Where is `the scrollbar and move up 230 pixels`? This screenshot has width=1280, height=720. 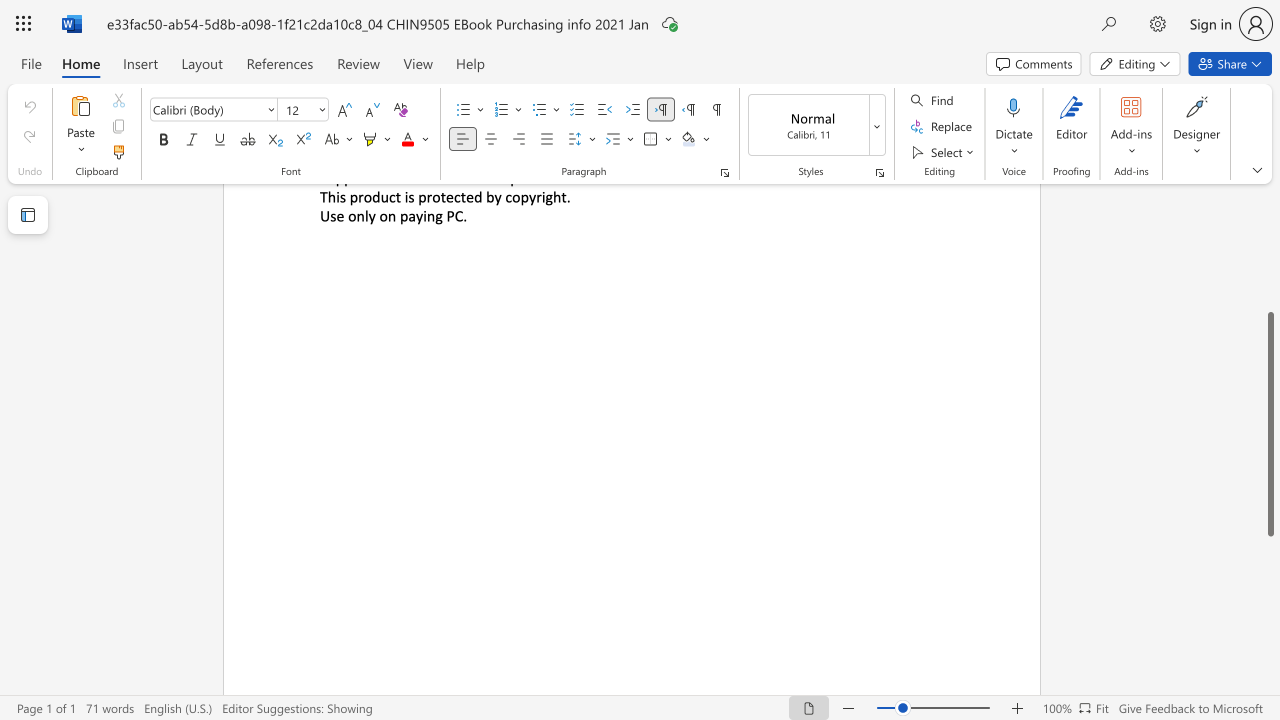 the scrollbar and move up 230 pixels is located at coordinates (1269, 423).